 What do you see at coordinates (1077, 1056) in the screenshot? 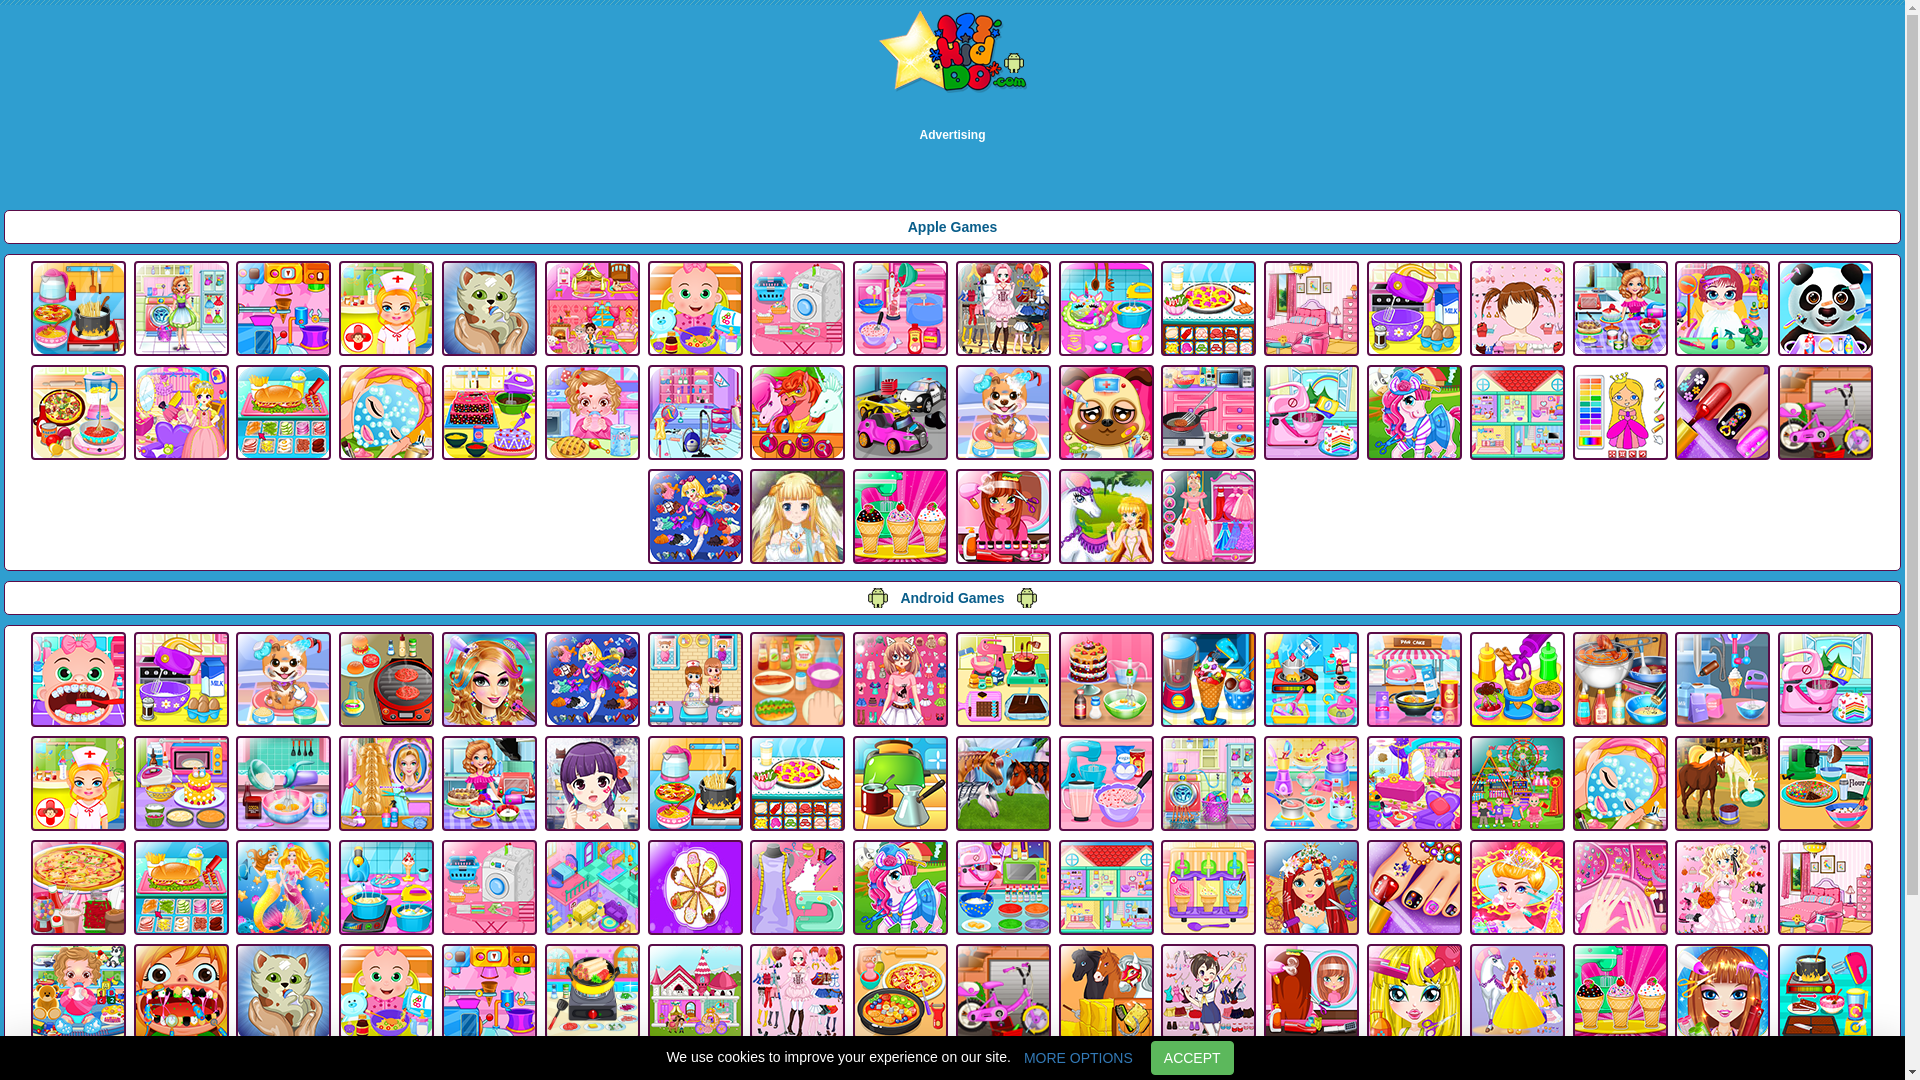
I see `'MORE OPTIONS'` at bounding box center [1077, 1056].